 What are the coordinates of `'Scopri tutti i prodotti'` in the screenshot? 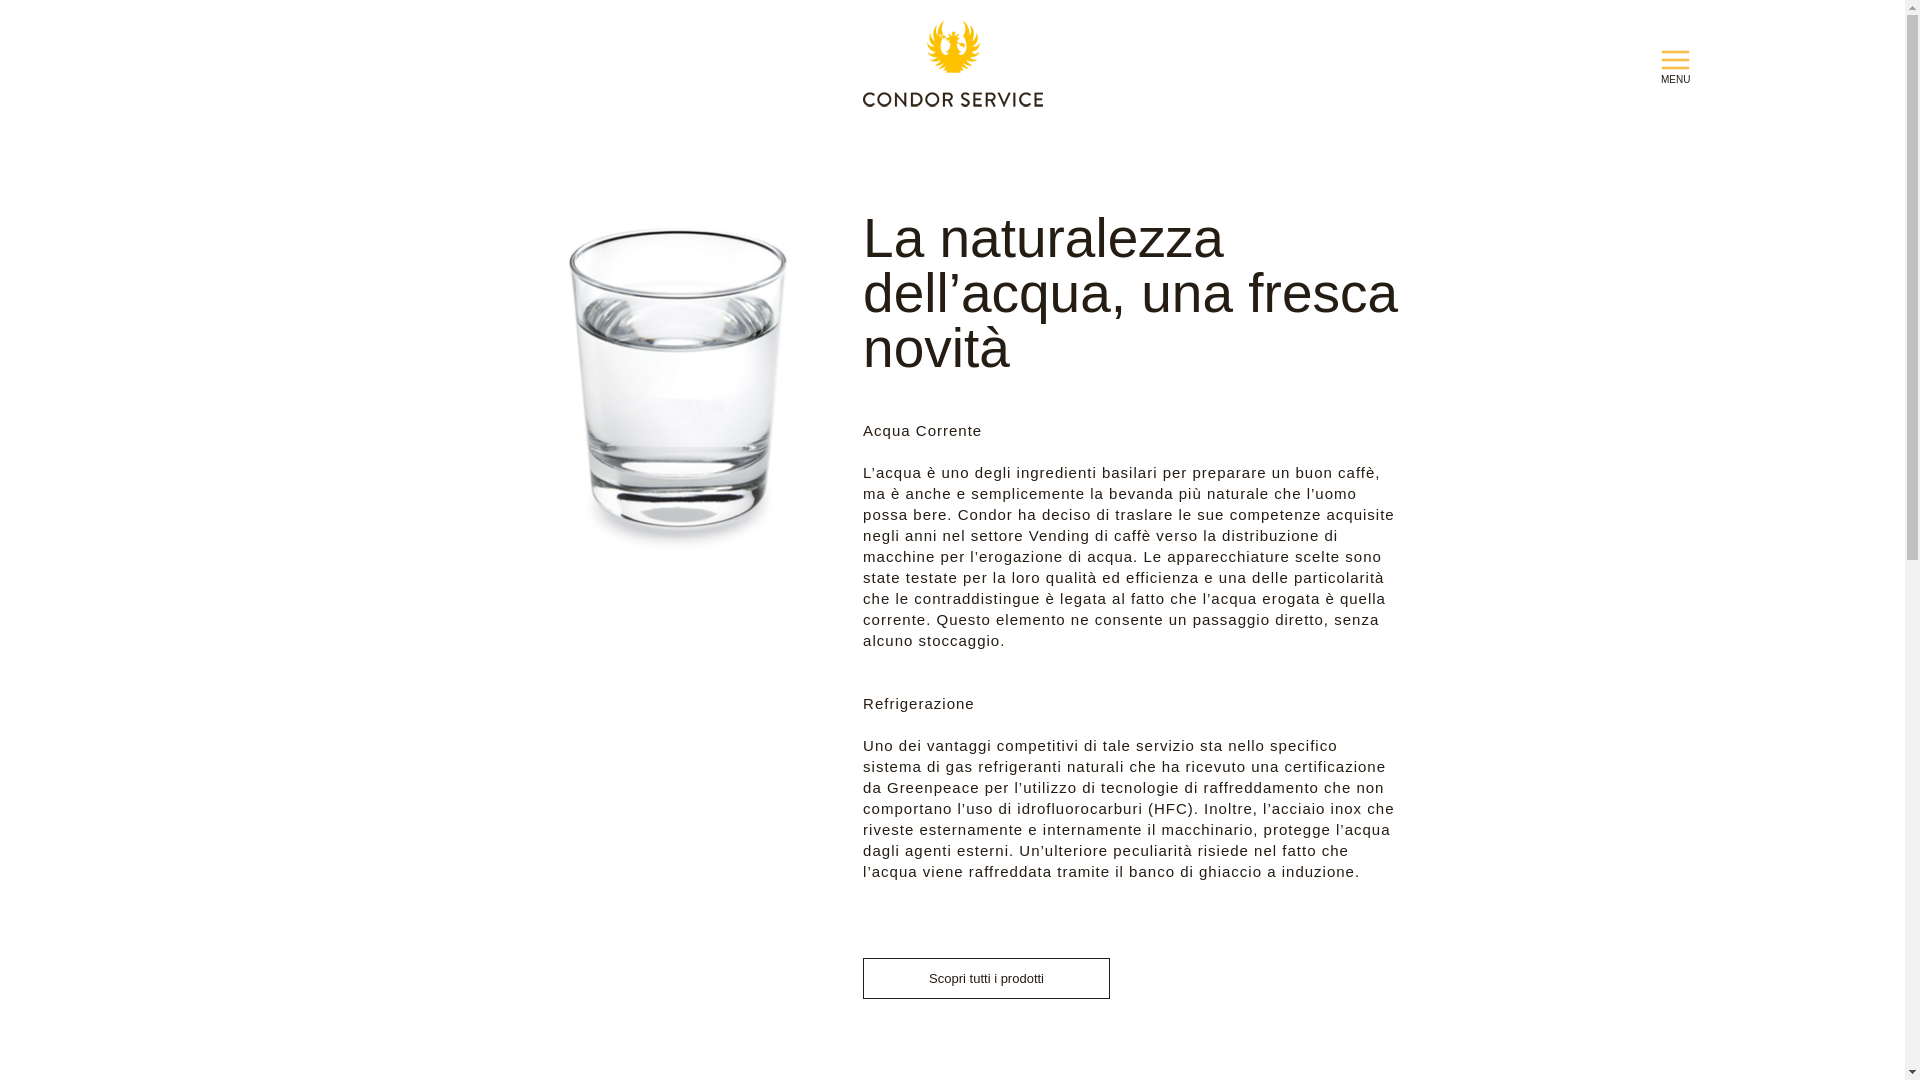 It's located at (986, 977).